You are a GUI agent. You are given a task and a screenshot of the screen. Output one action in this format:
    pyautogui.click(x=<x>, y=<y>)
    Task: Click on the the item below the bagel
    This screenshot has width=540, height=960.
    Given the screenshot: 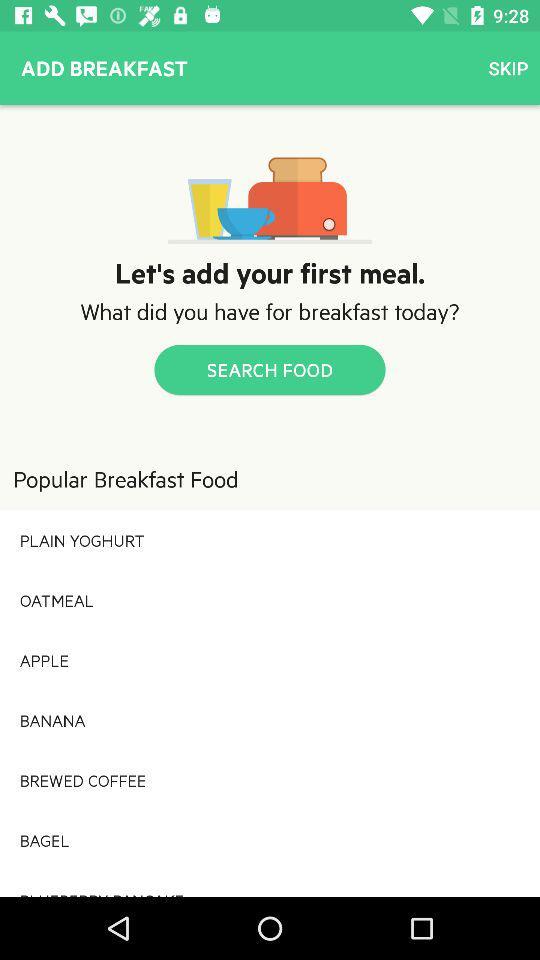 What is the action you would take?
    pyautogui.click(x=270, y=882)
    